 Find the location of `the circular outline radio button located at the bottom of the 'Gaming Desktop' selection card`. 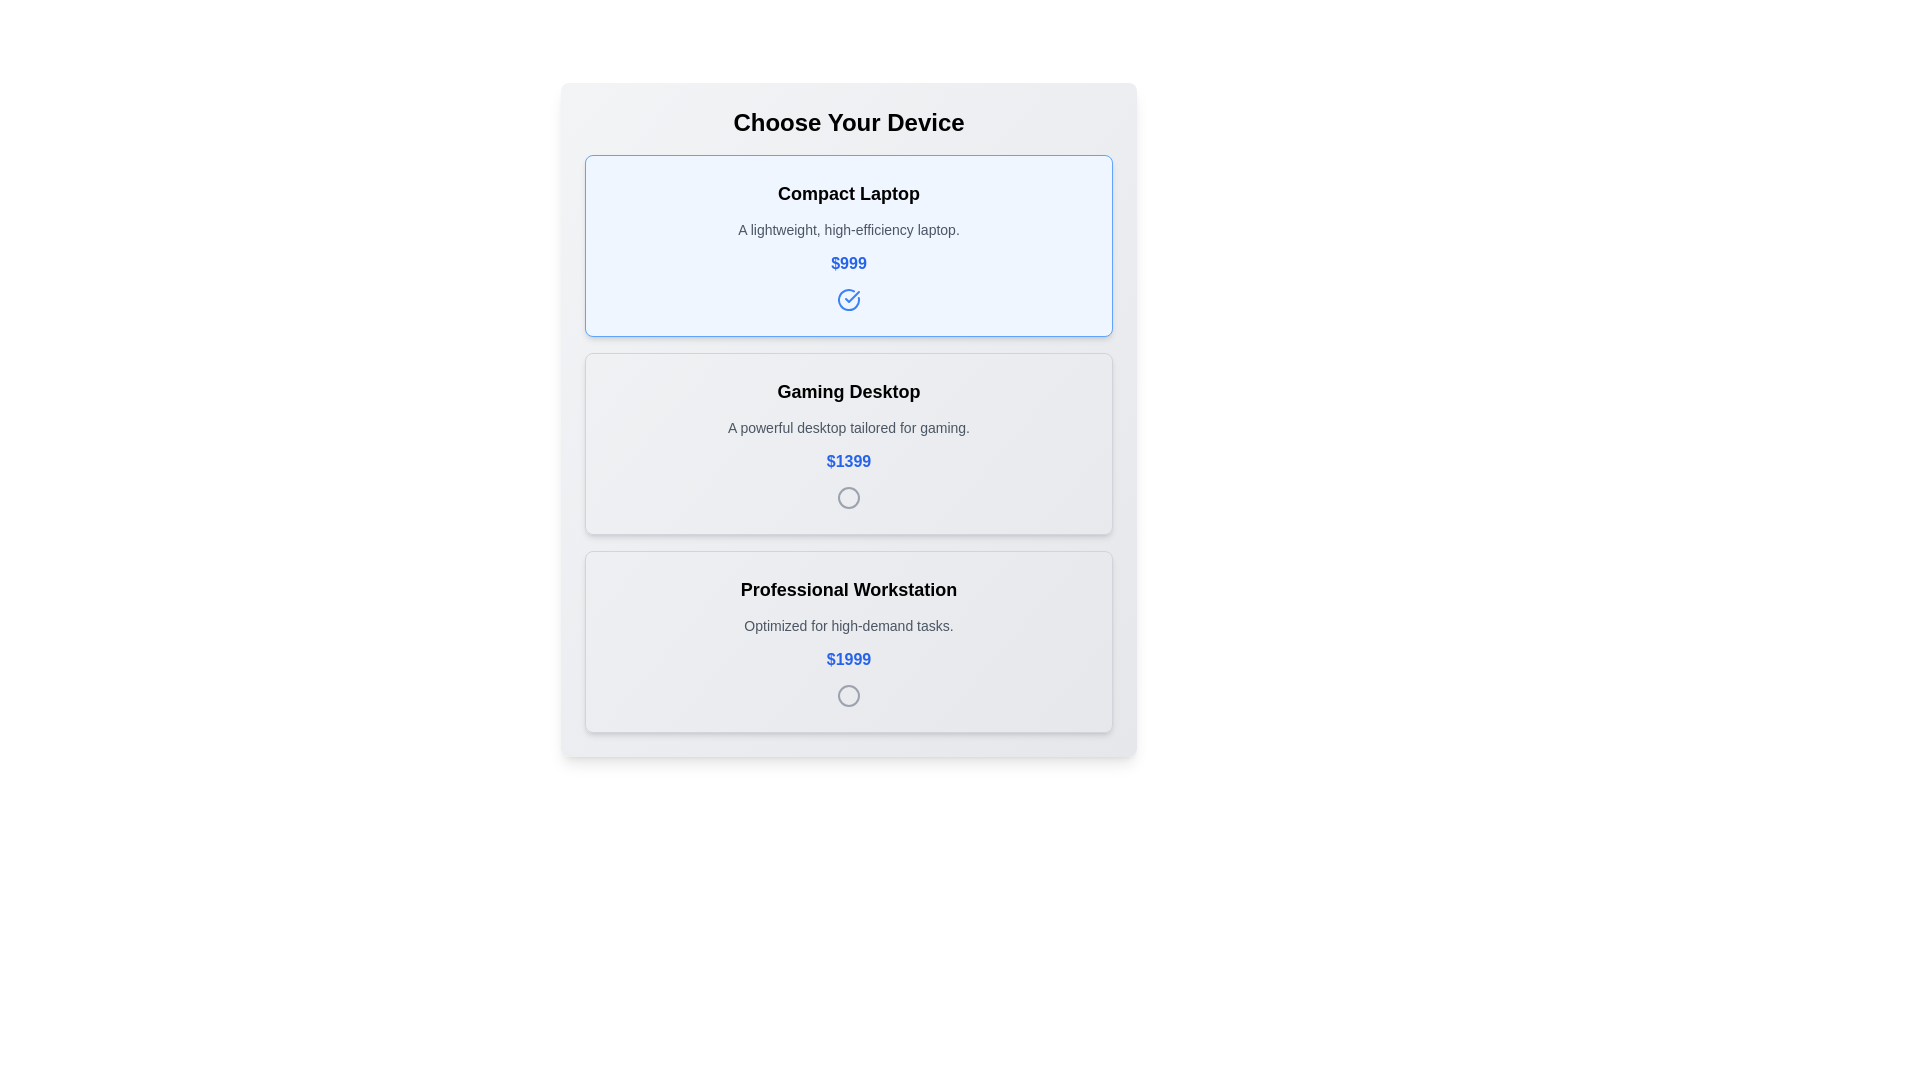

the circular outline radio button located at the bottom of the 'Gaming Desktop' selection card is located at coordinates (849, 496).